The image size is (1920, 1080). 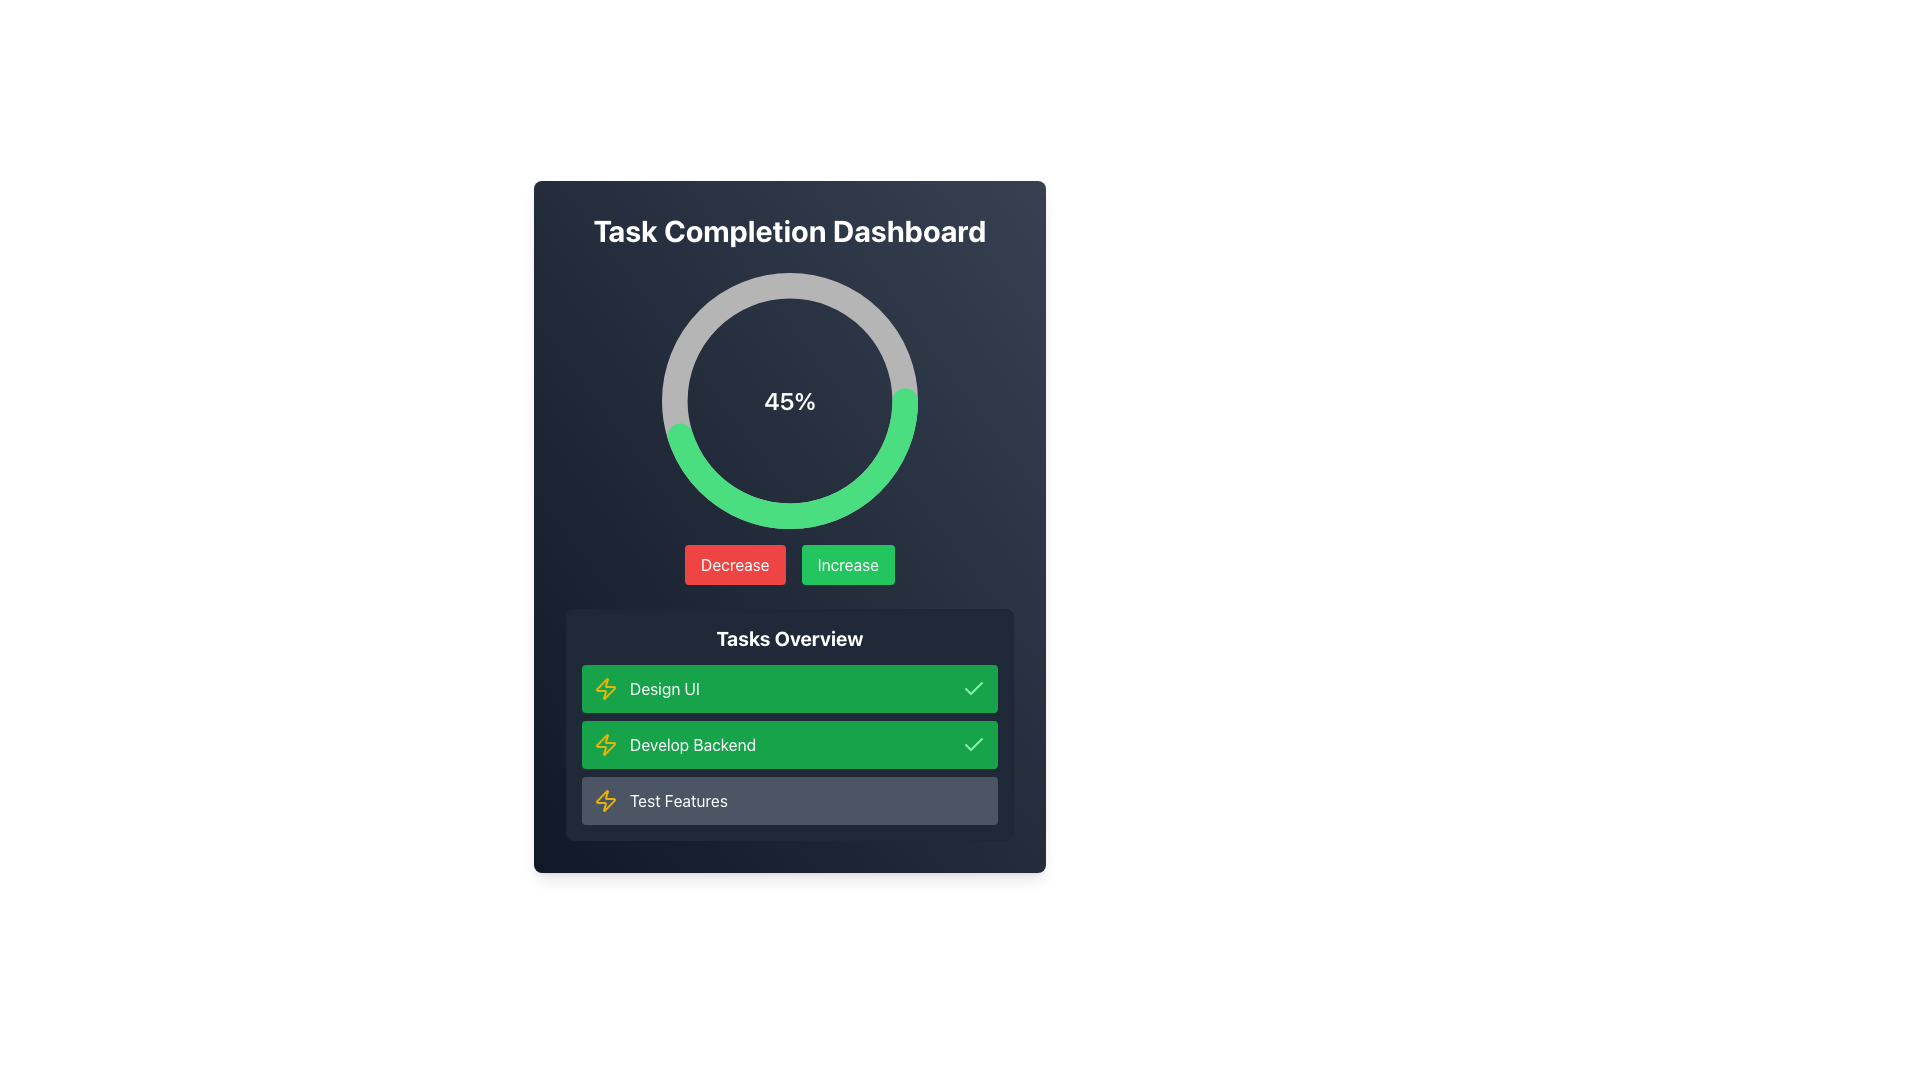 What do you see at coordinates (848, 564) in the screenshot?
I see `the green button labeled 'Increase' located to the right of the 'Decrease' button, below the circular progress indicator, to increase the value` at bounding box center [848, 564].